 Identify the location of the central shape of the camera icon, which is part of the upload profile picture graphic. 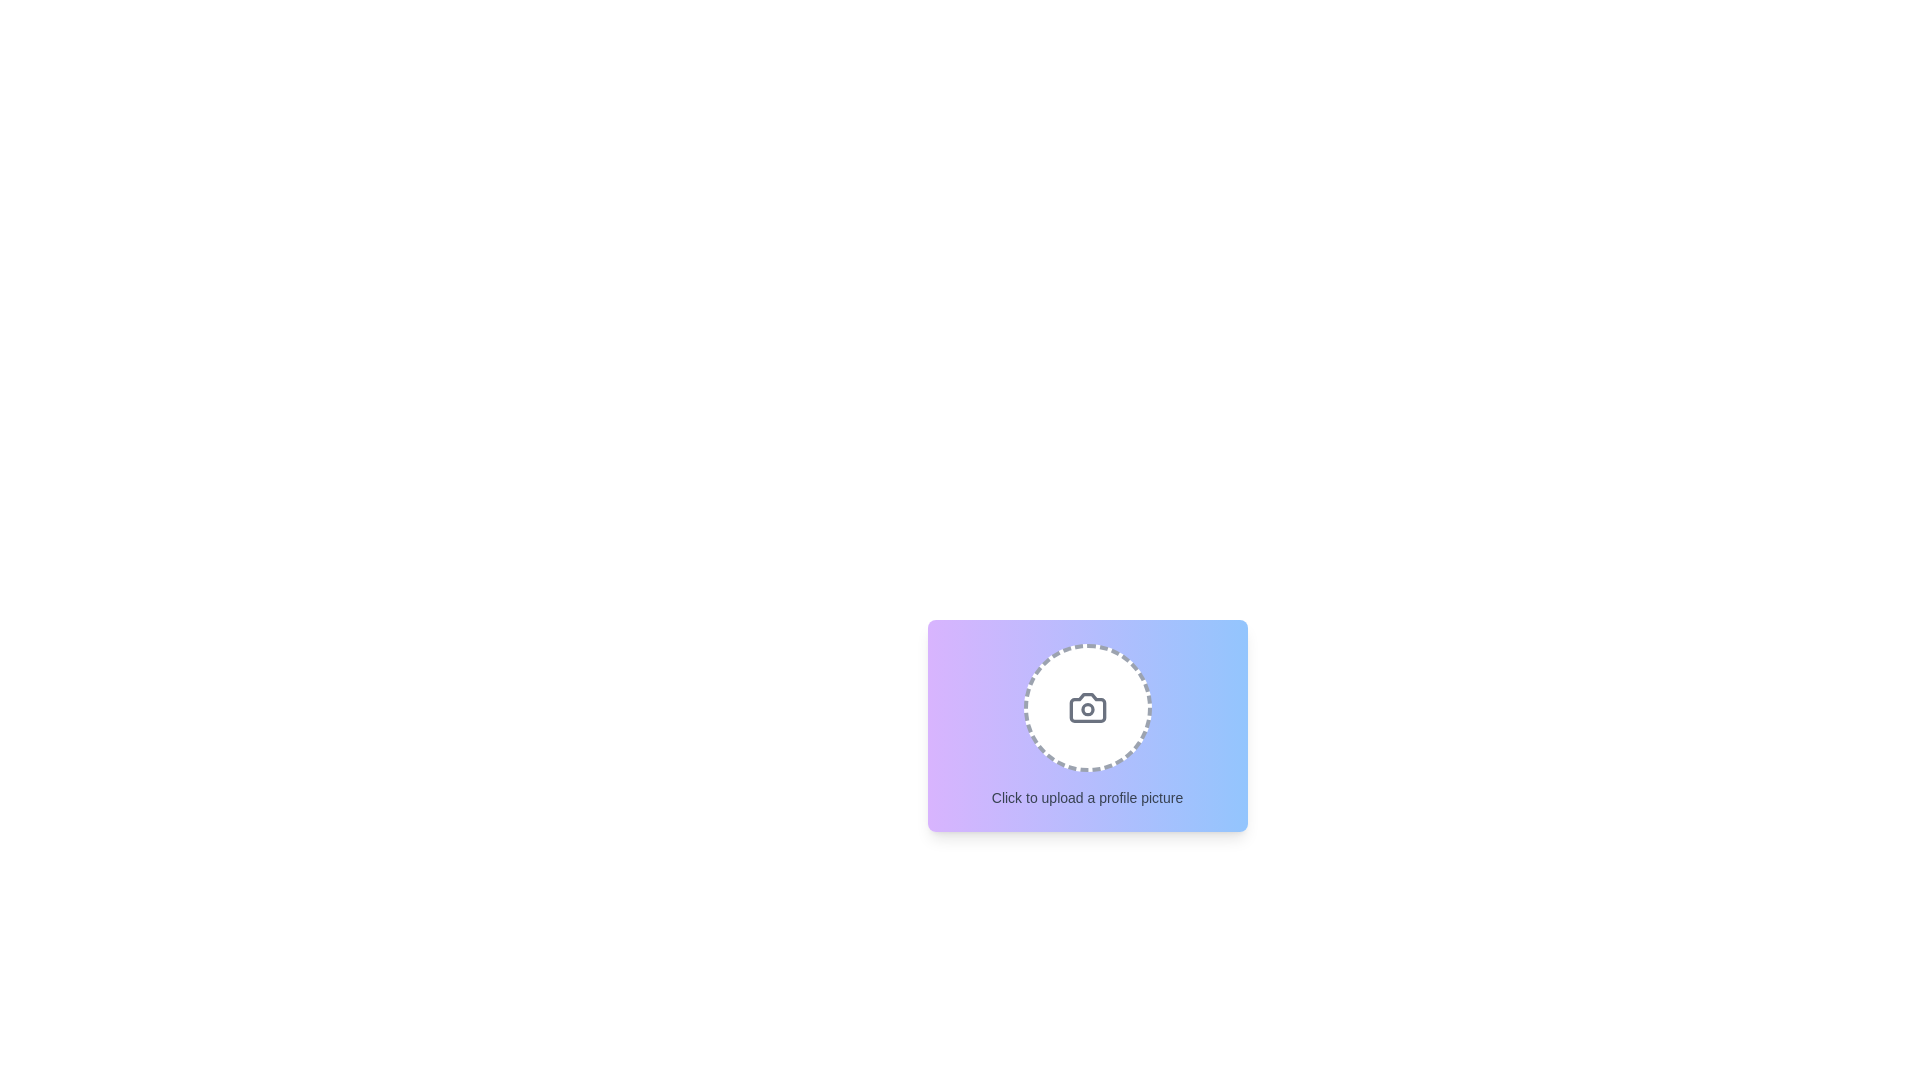
(1086, 708).